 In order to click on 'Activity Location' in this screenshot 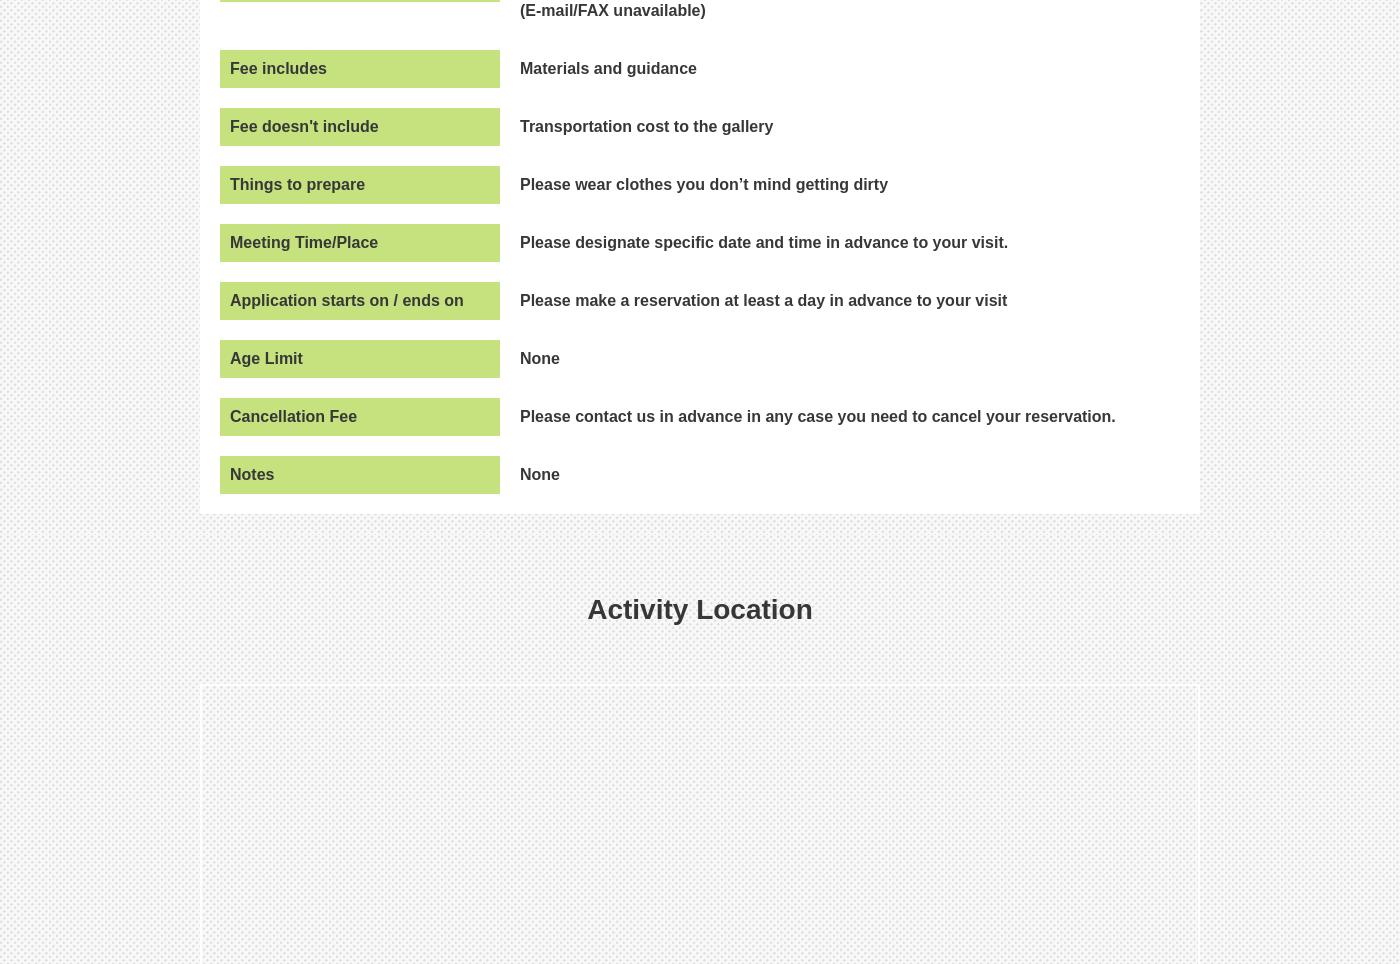, I will do `click(699, 608)`.